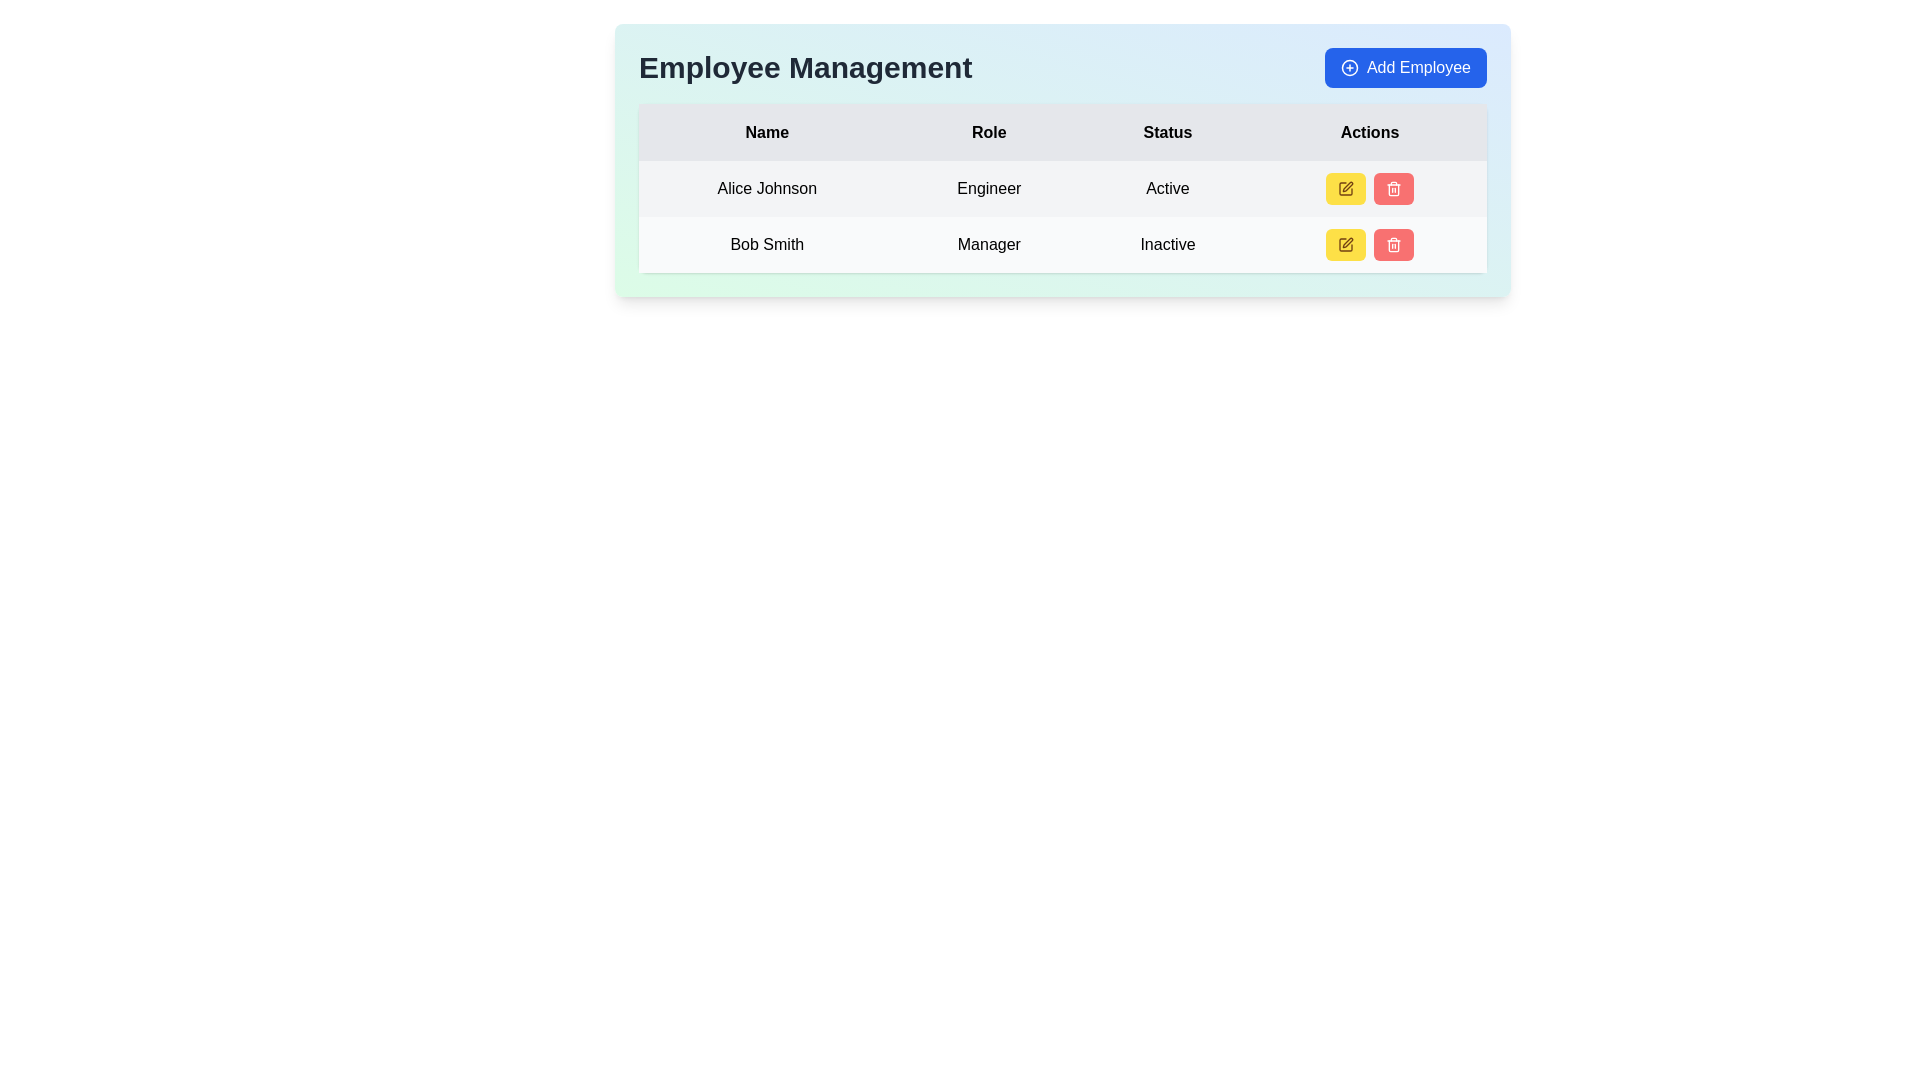 The image size is (1920, 1080). I want to click on the 'Add Employee' button located in the top-right corner of the 'Employee Management' section, so click(1405, 67).